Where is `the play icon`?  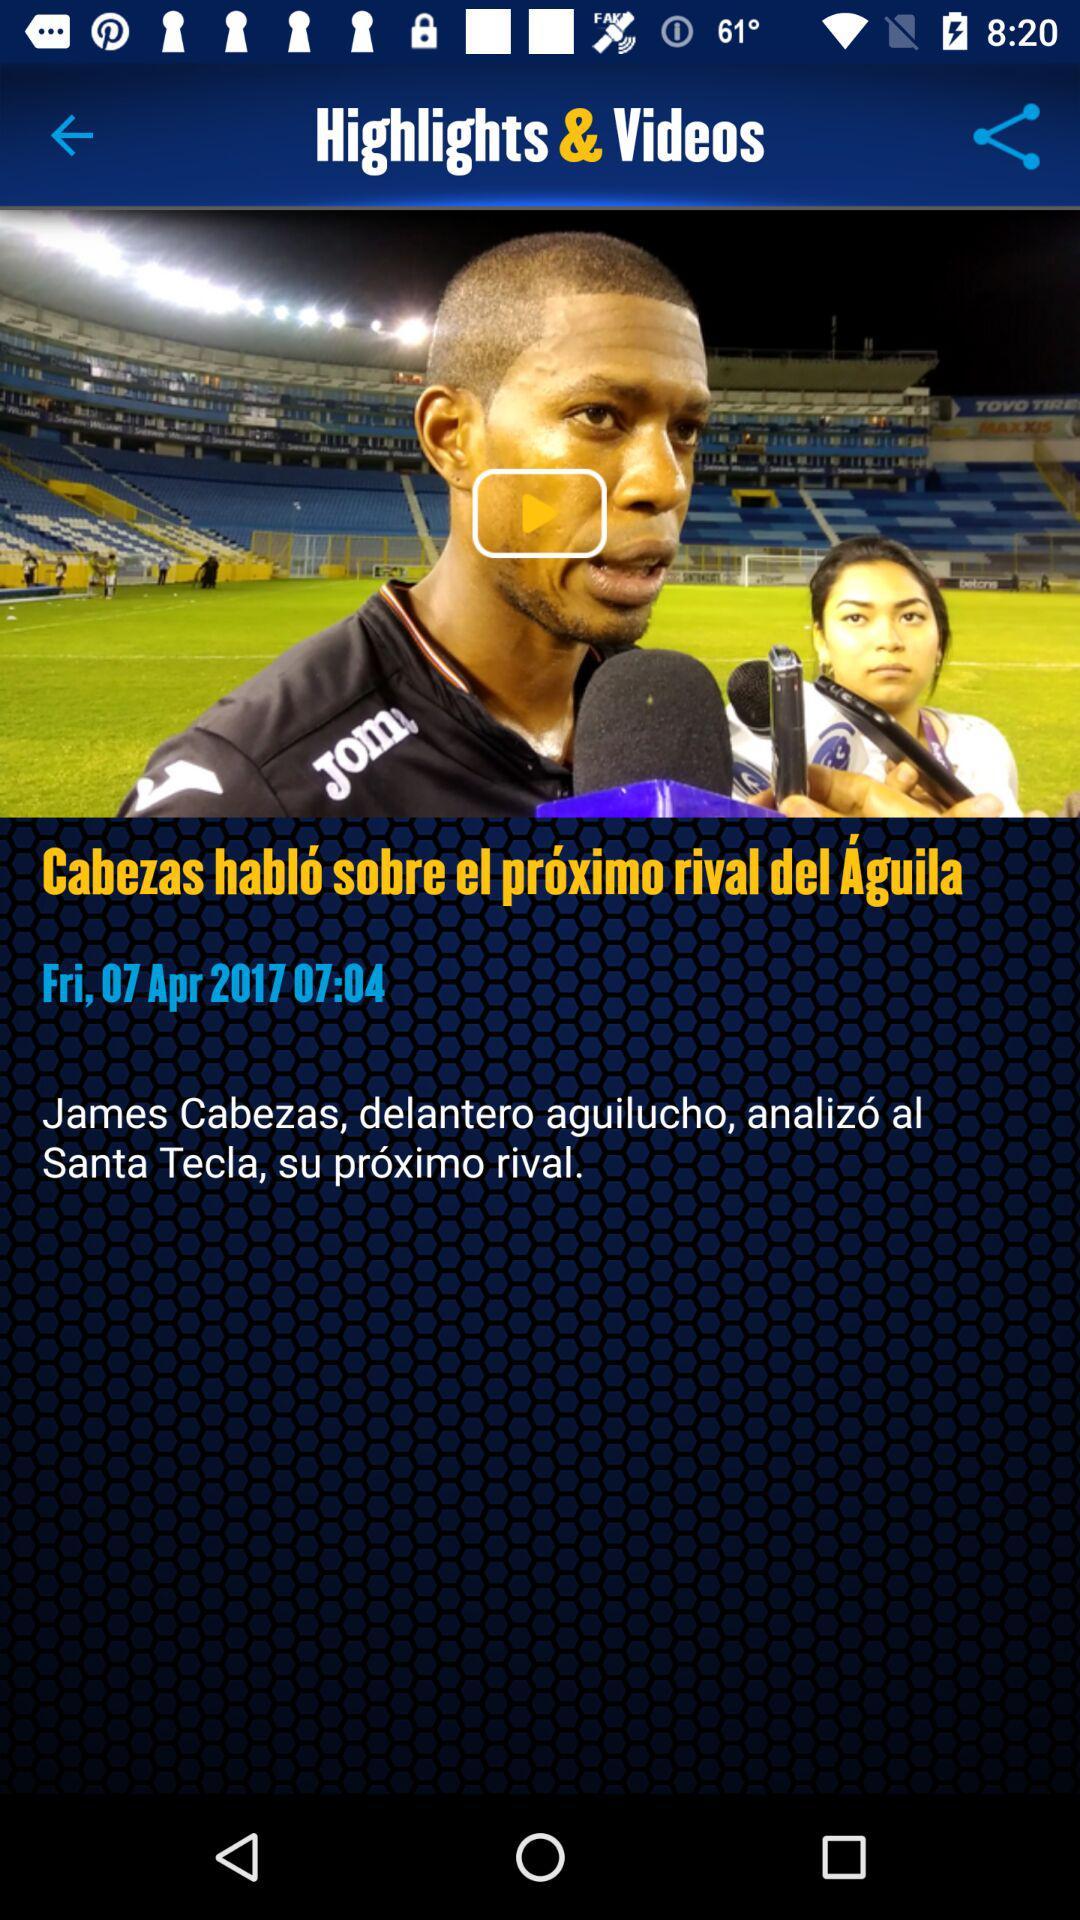
the play icon is located at coordinates (538, 513).